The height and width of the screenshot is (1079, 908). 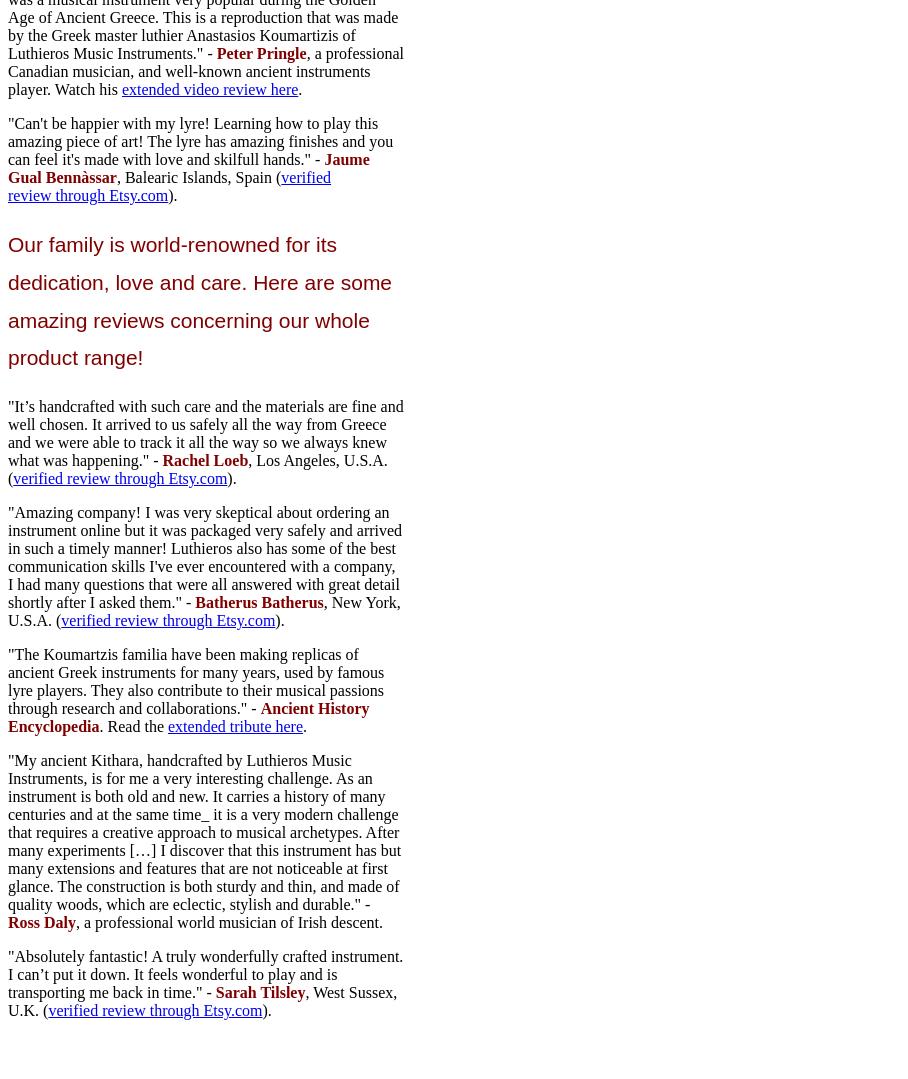 I want to click on '"Absolutely fantastic! A truly wonderfully crafted instrument. I can’t put it down. It feels wonderful to play and is transporting me back in time." -', so click(x=6, y=973).